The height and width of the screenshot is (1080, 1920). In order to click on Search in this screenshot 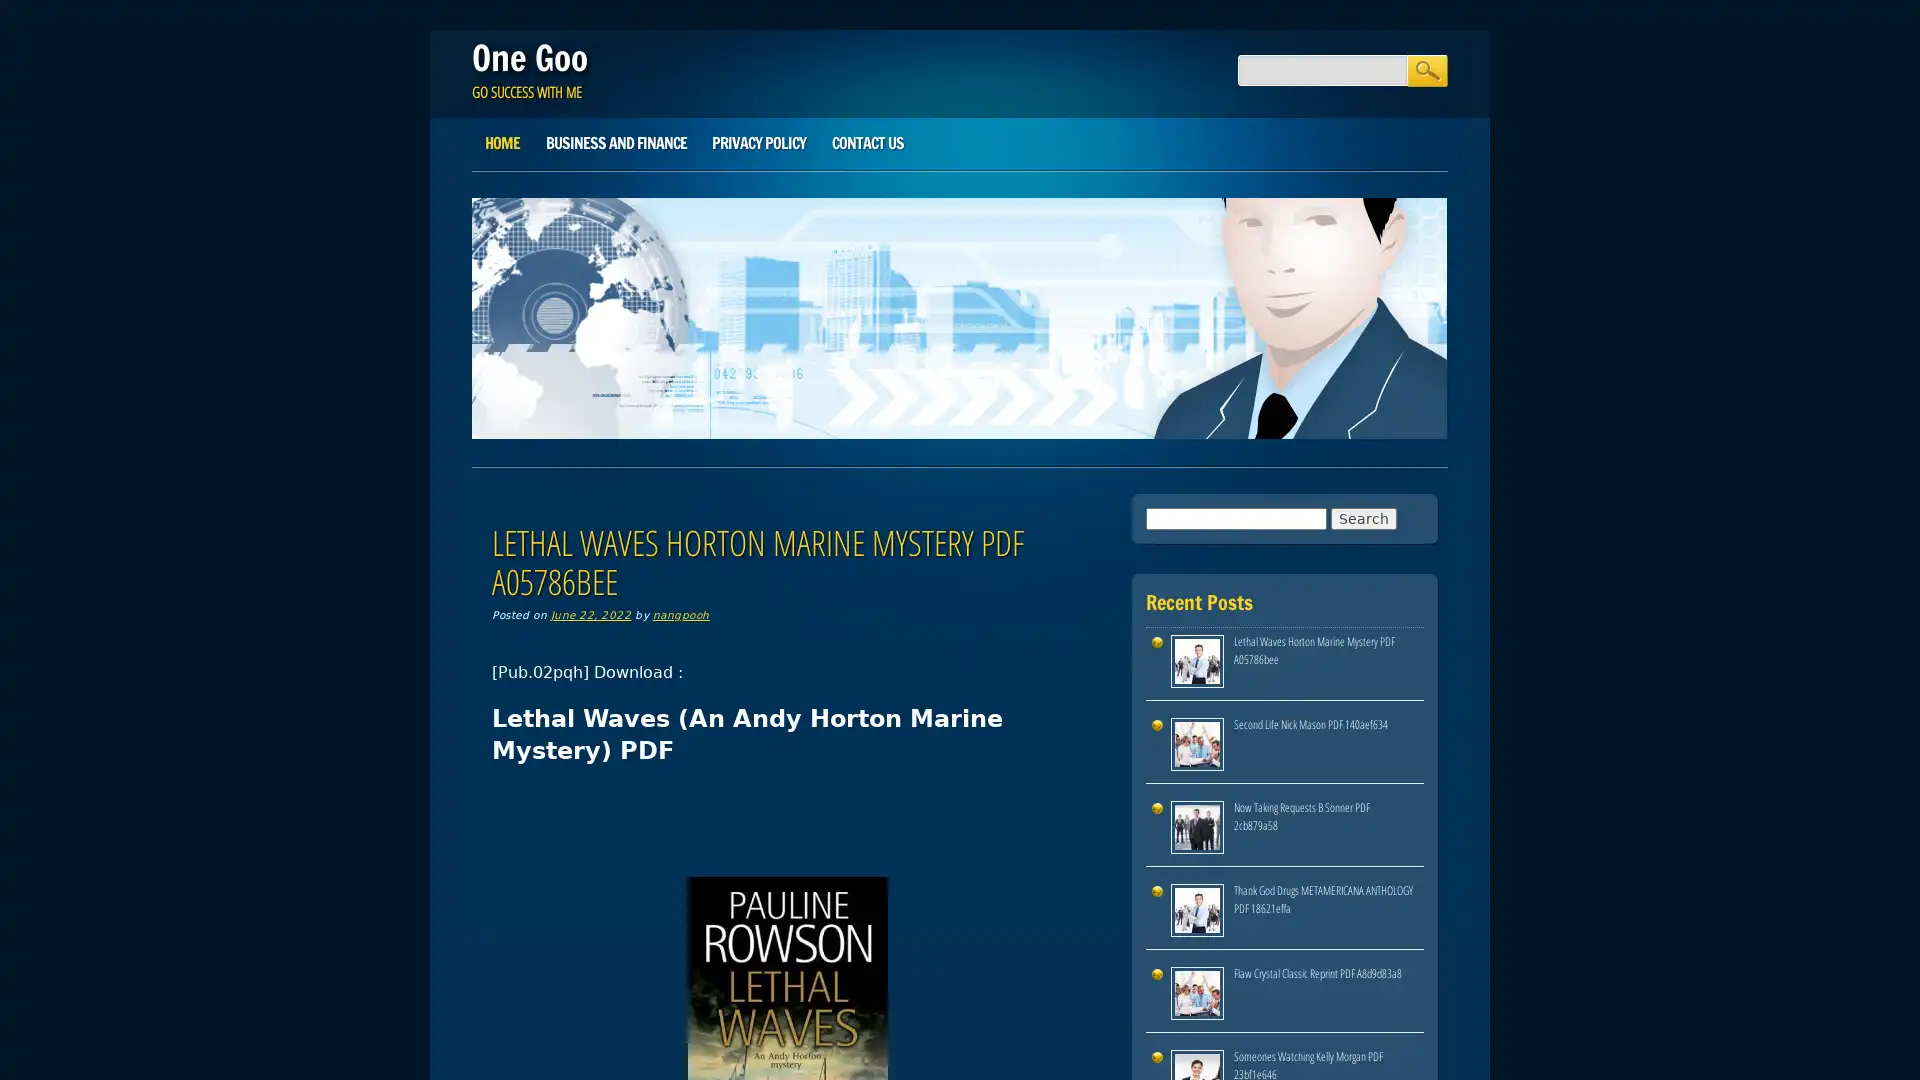, I will do `click(1425, 69)`.